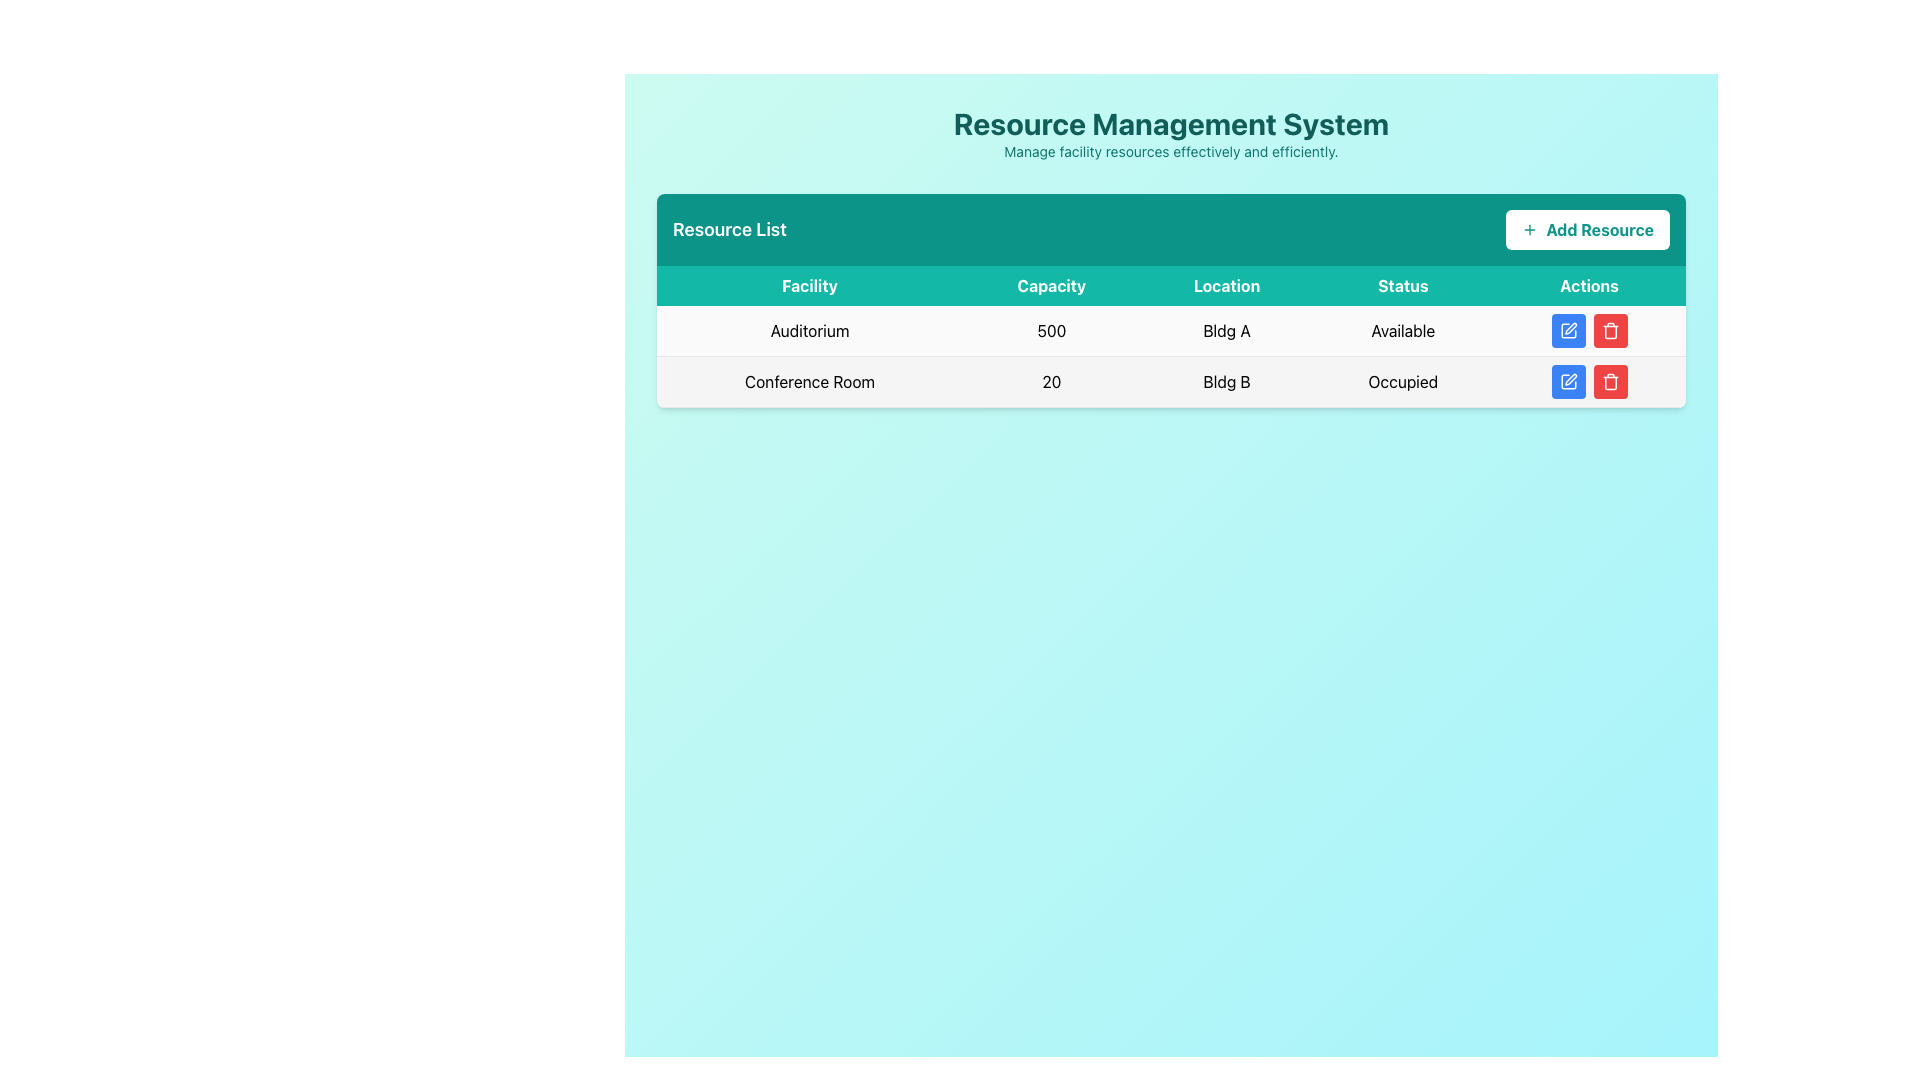  What do you see at coordinates (1567, 330) in the screenshot?
I see `the 'Edit' button located in the 'Actions' column of the second row in the resource management table to trigger hover effects` at bounding box center [1567, 330].